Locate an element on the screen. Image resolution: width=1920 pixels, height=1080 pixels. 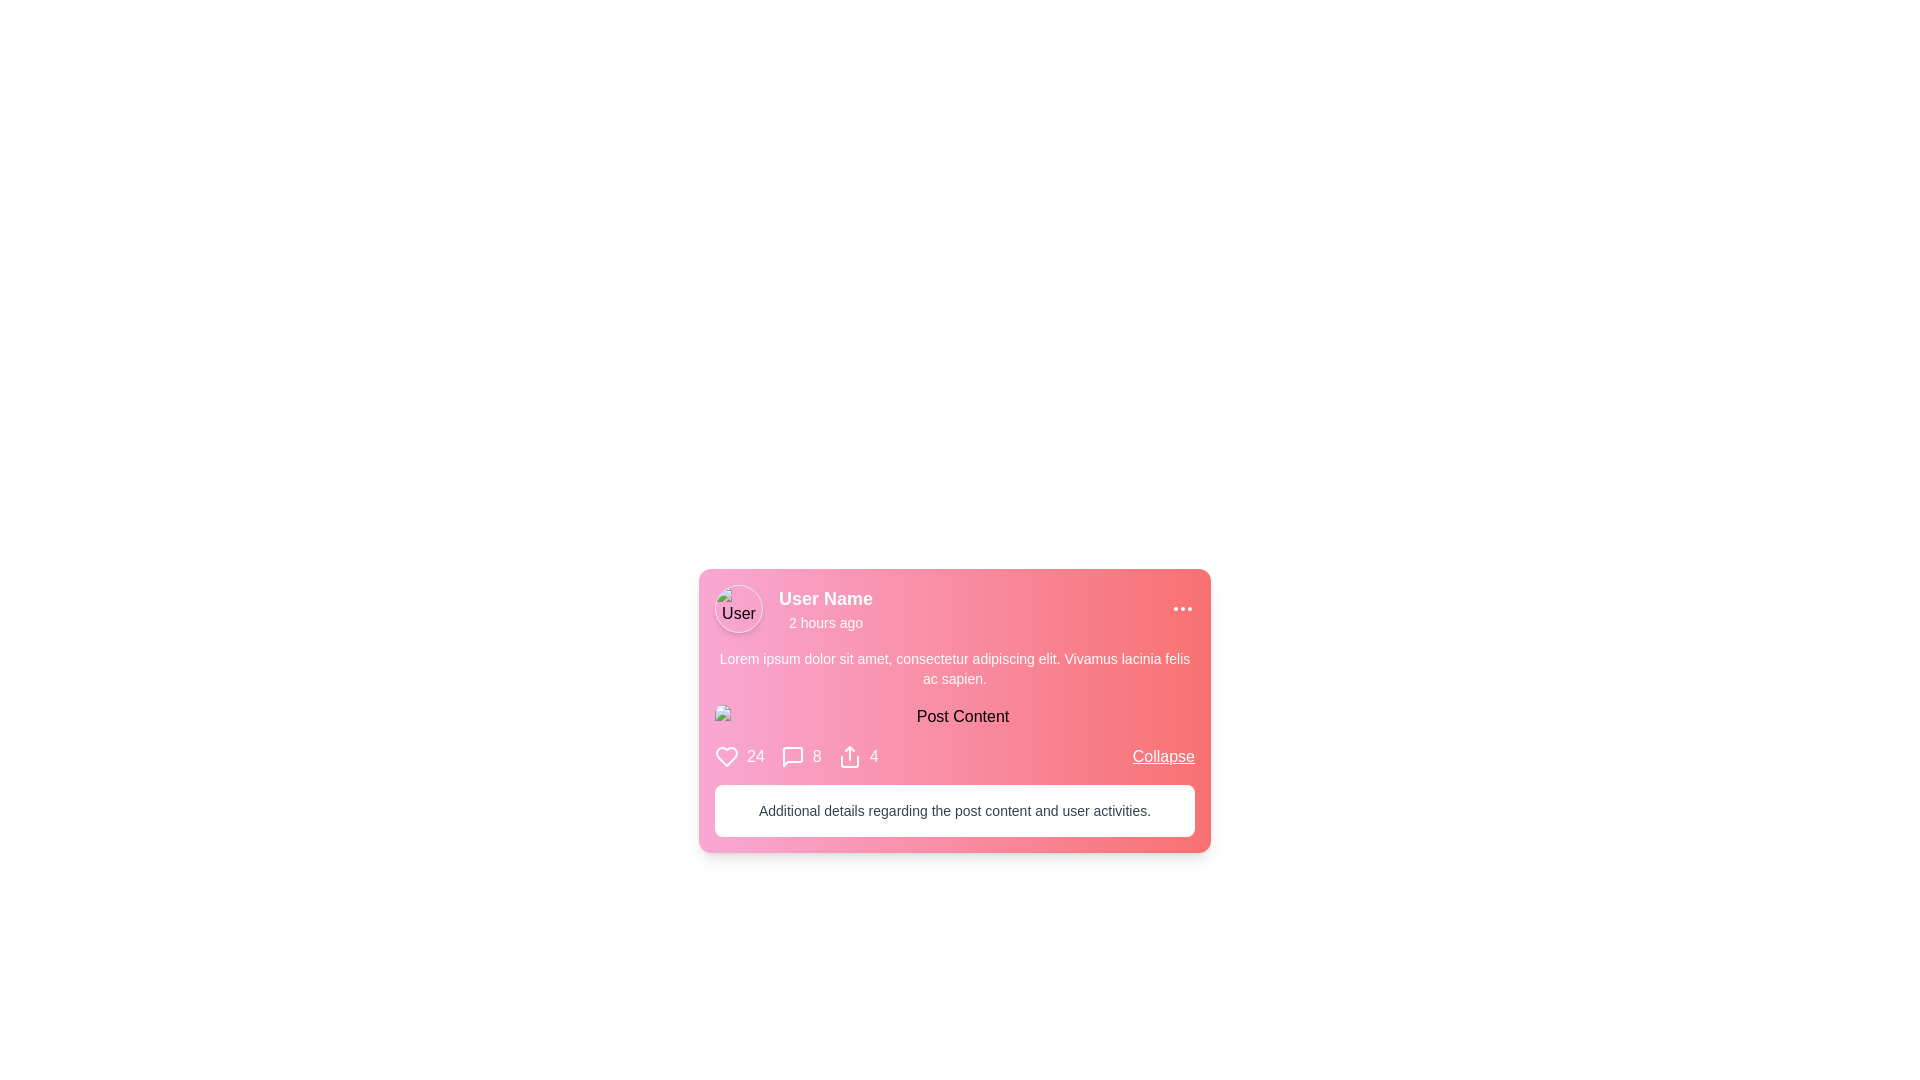
text displayed in the Text Label that shows '2 hours ago' in white against a pink background, located next to the username is located at coordinates (825, 622).